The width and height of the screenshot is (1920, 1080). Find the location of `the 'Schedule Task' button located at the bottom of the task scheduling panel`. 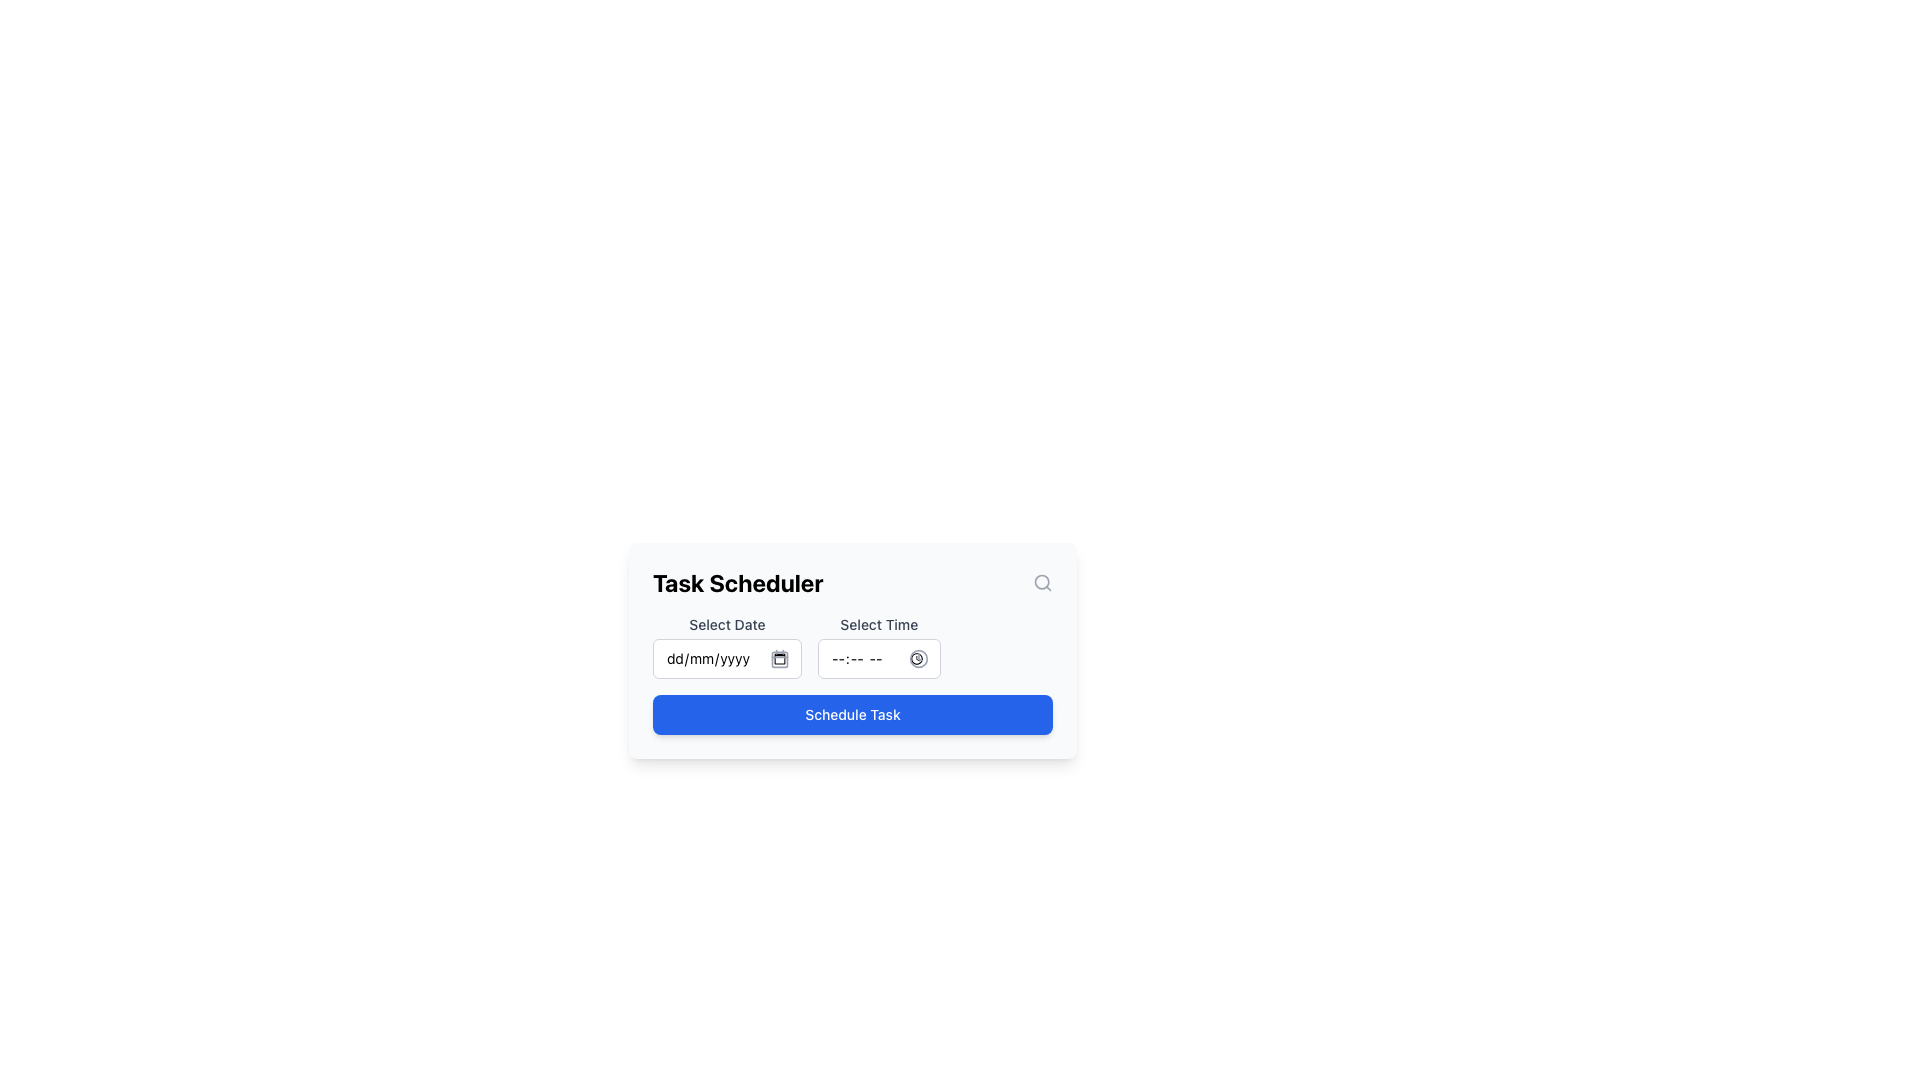

the 'Schedule Task' button located at the bottom of the task scheduling panel is located at coordinates (853, 713).